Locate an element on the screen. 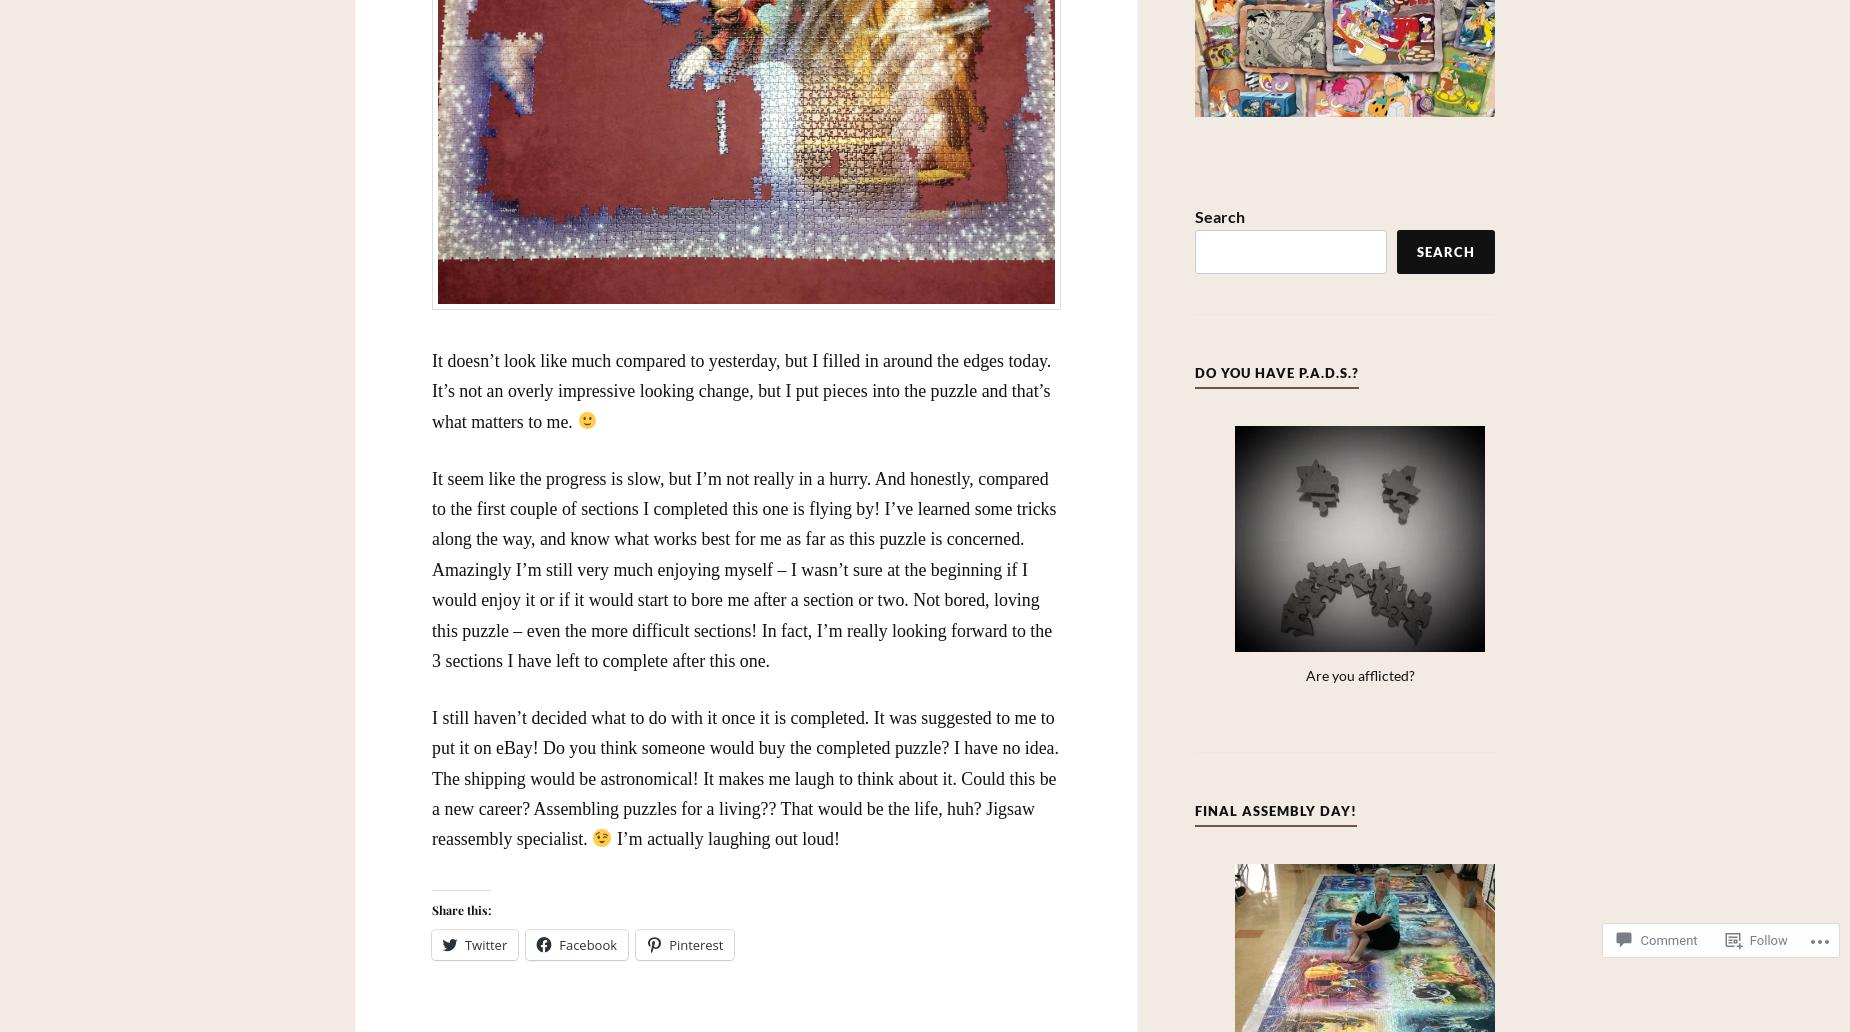  'I still haven’t decided what to do with it once it is completed. It was suggested to me to put it on eBay! Do you think someone would buy the completed puzzle? I have no idea. The shipping would be astronomical! It makes me laugh to think about it. Could this be a new career? Assembling puzzles for a living?? That would be the life, huh? Jigsaw reassembly specialist.' is located at coordinates (744, 778).